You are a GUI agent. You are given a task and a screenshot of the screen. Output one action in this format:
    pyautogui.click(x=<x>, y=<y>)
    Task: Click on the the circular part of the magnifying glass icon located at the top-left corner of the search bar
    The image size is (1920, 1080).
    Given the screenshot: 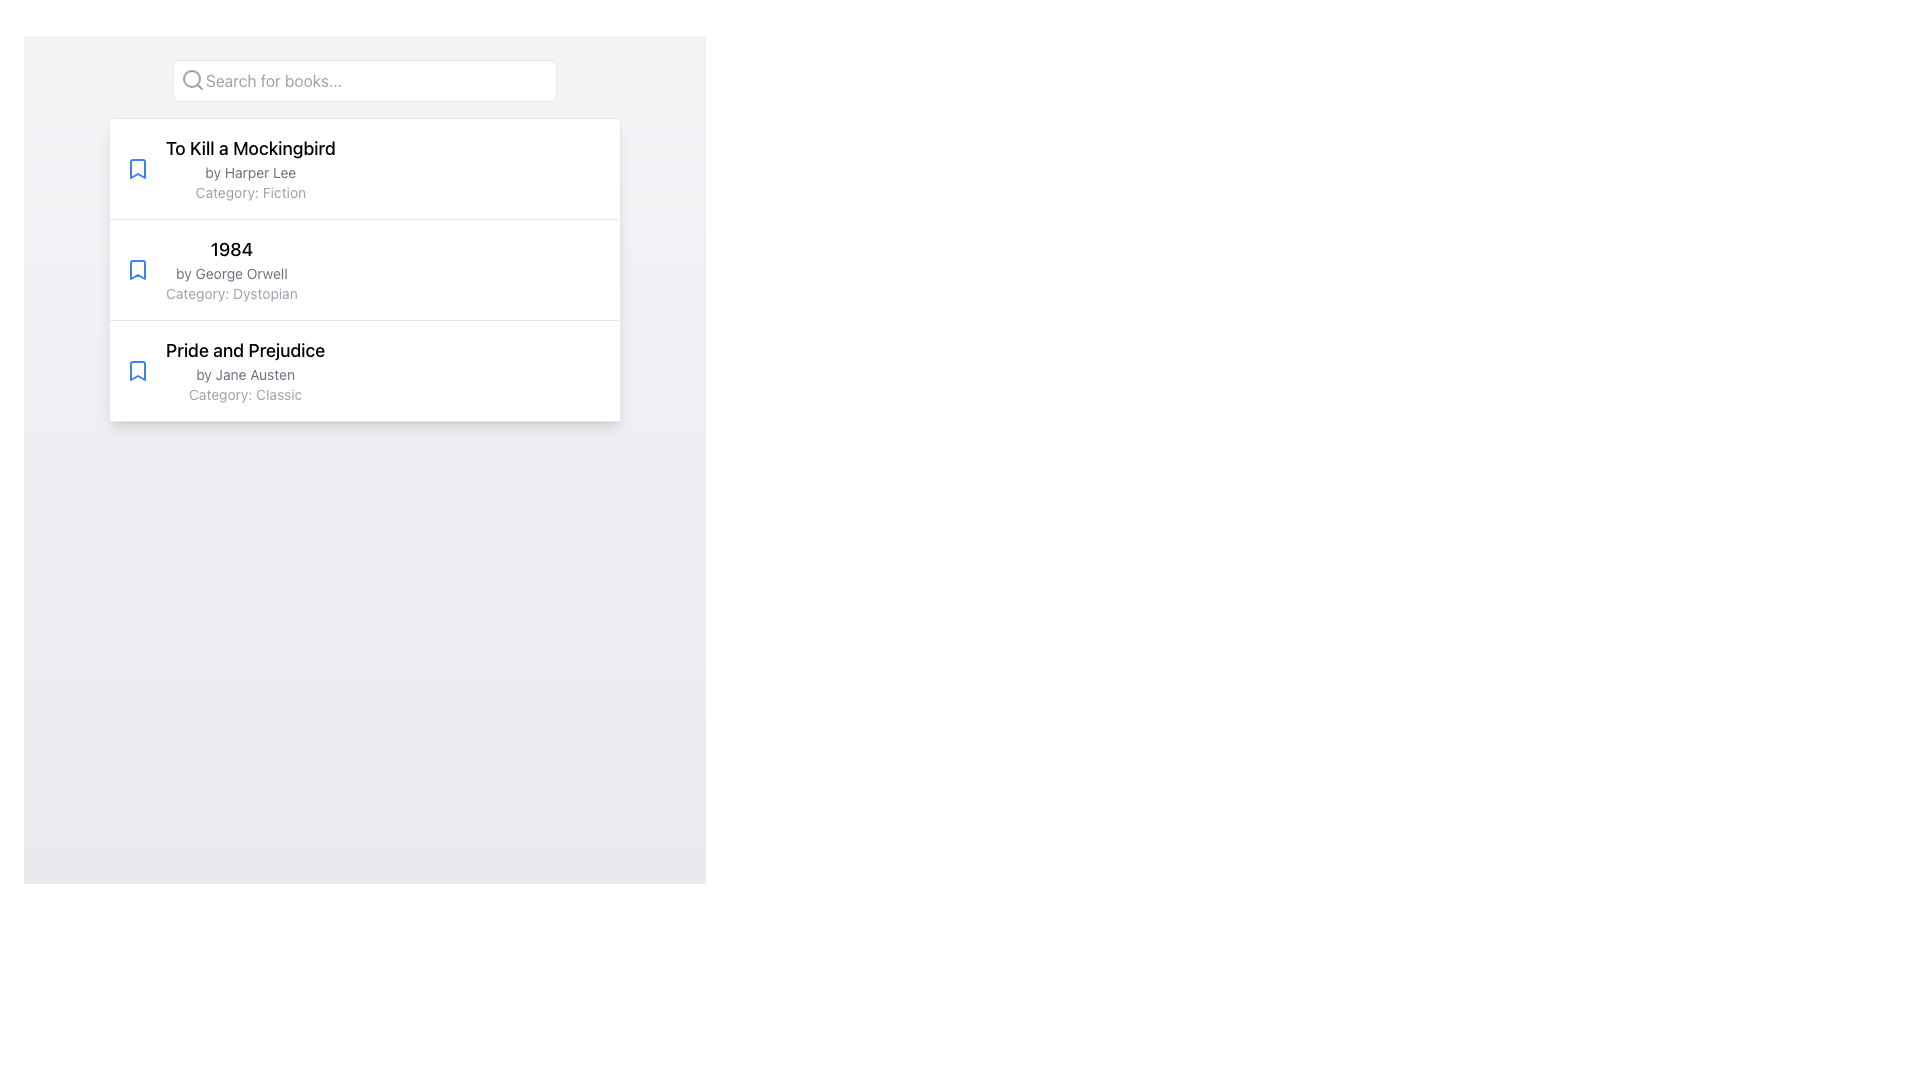 What is the action you would take?
    pyautogui.click(x=192, y=77)
    